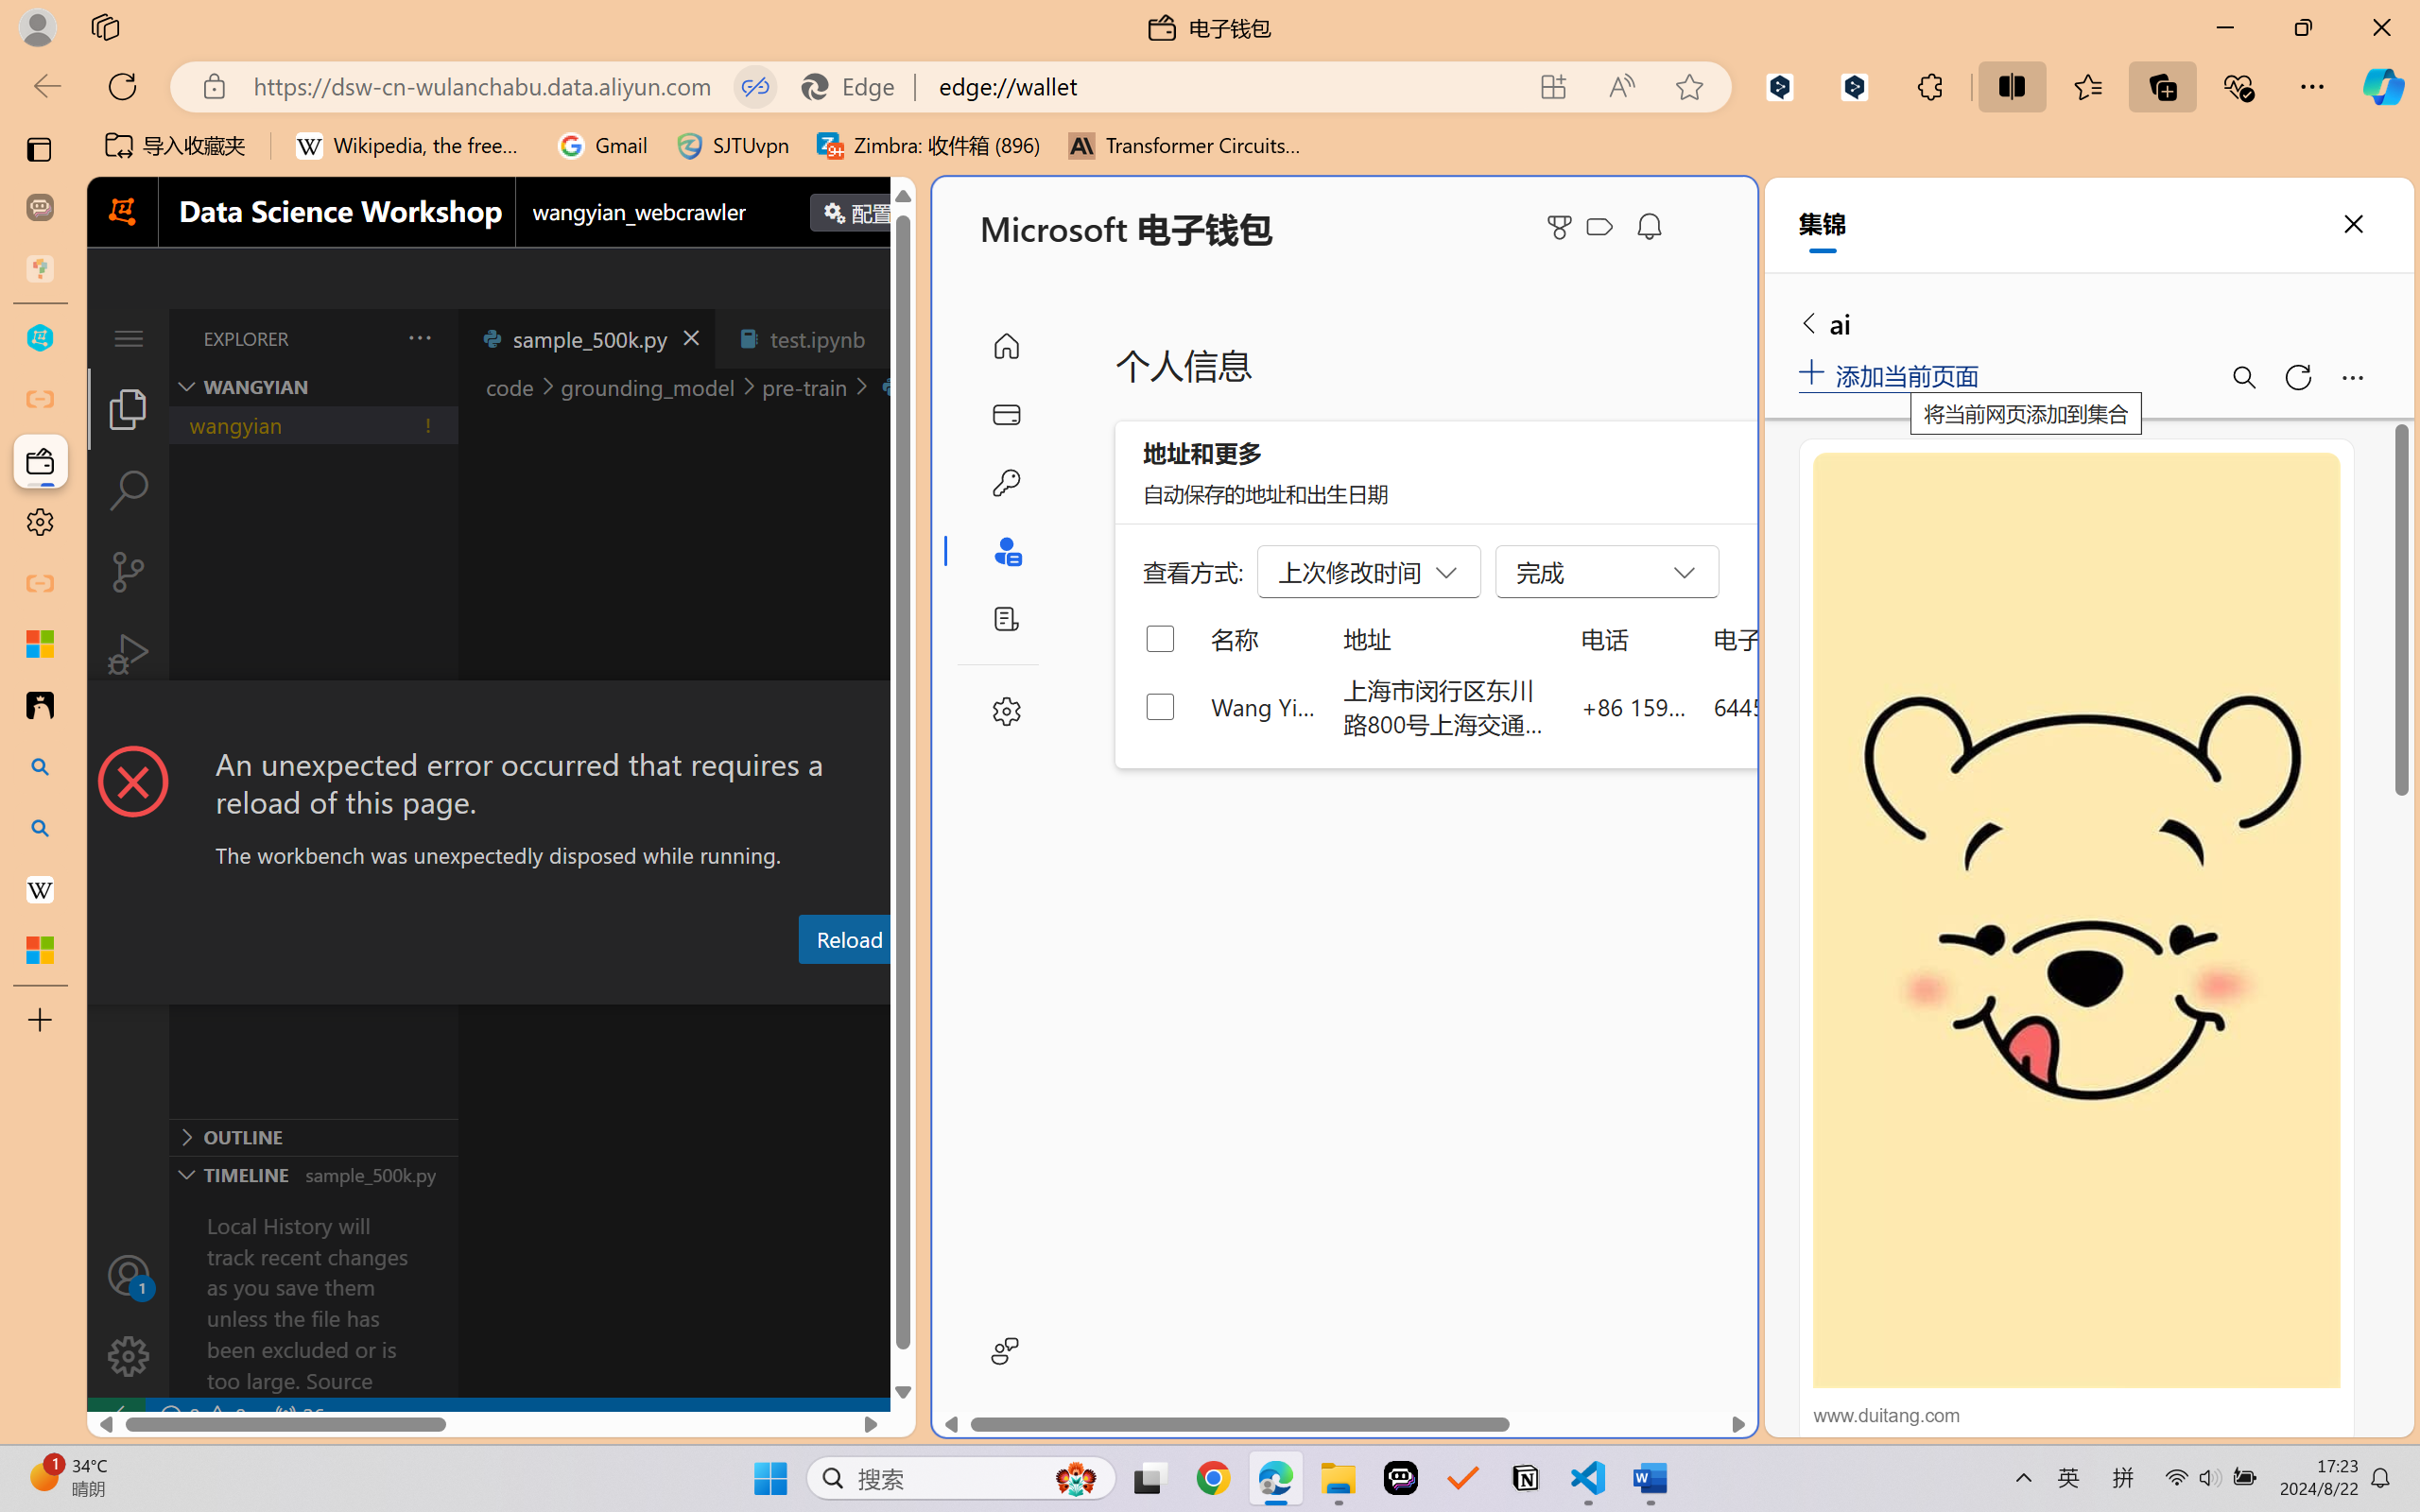 Image resolution: width=2420 pixels, height=1512 pixels. I want to click on 'No Problems', so click(200, 1415).